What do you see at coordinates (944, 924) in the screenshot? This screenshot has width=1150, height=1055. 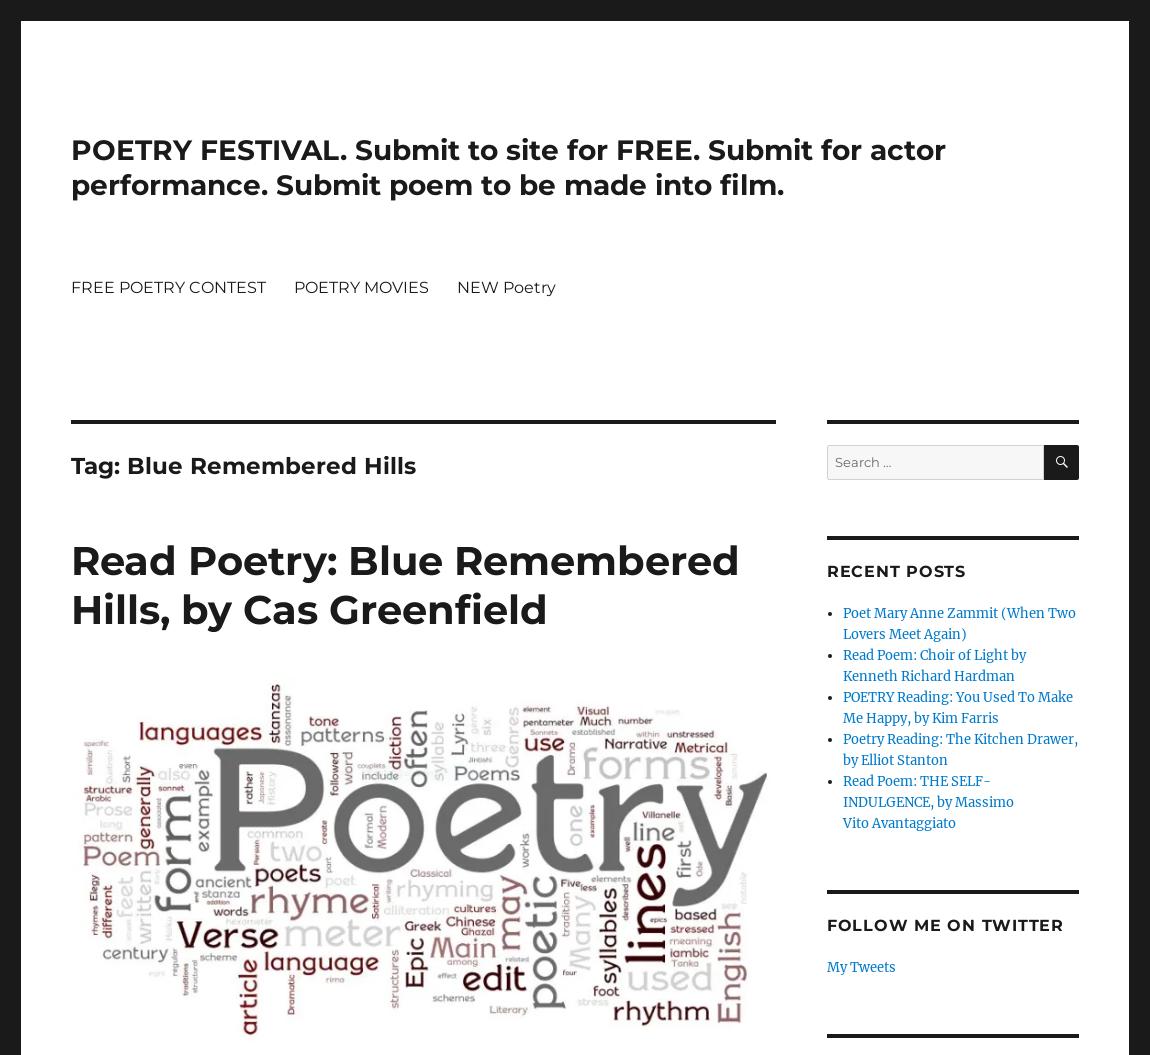 I see `'Follow me on Twitter'` at bounding box center [944, 924].